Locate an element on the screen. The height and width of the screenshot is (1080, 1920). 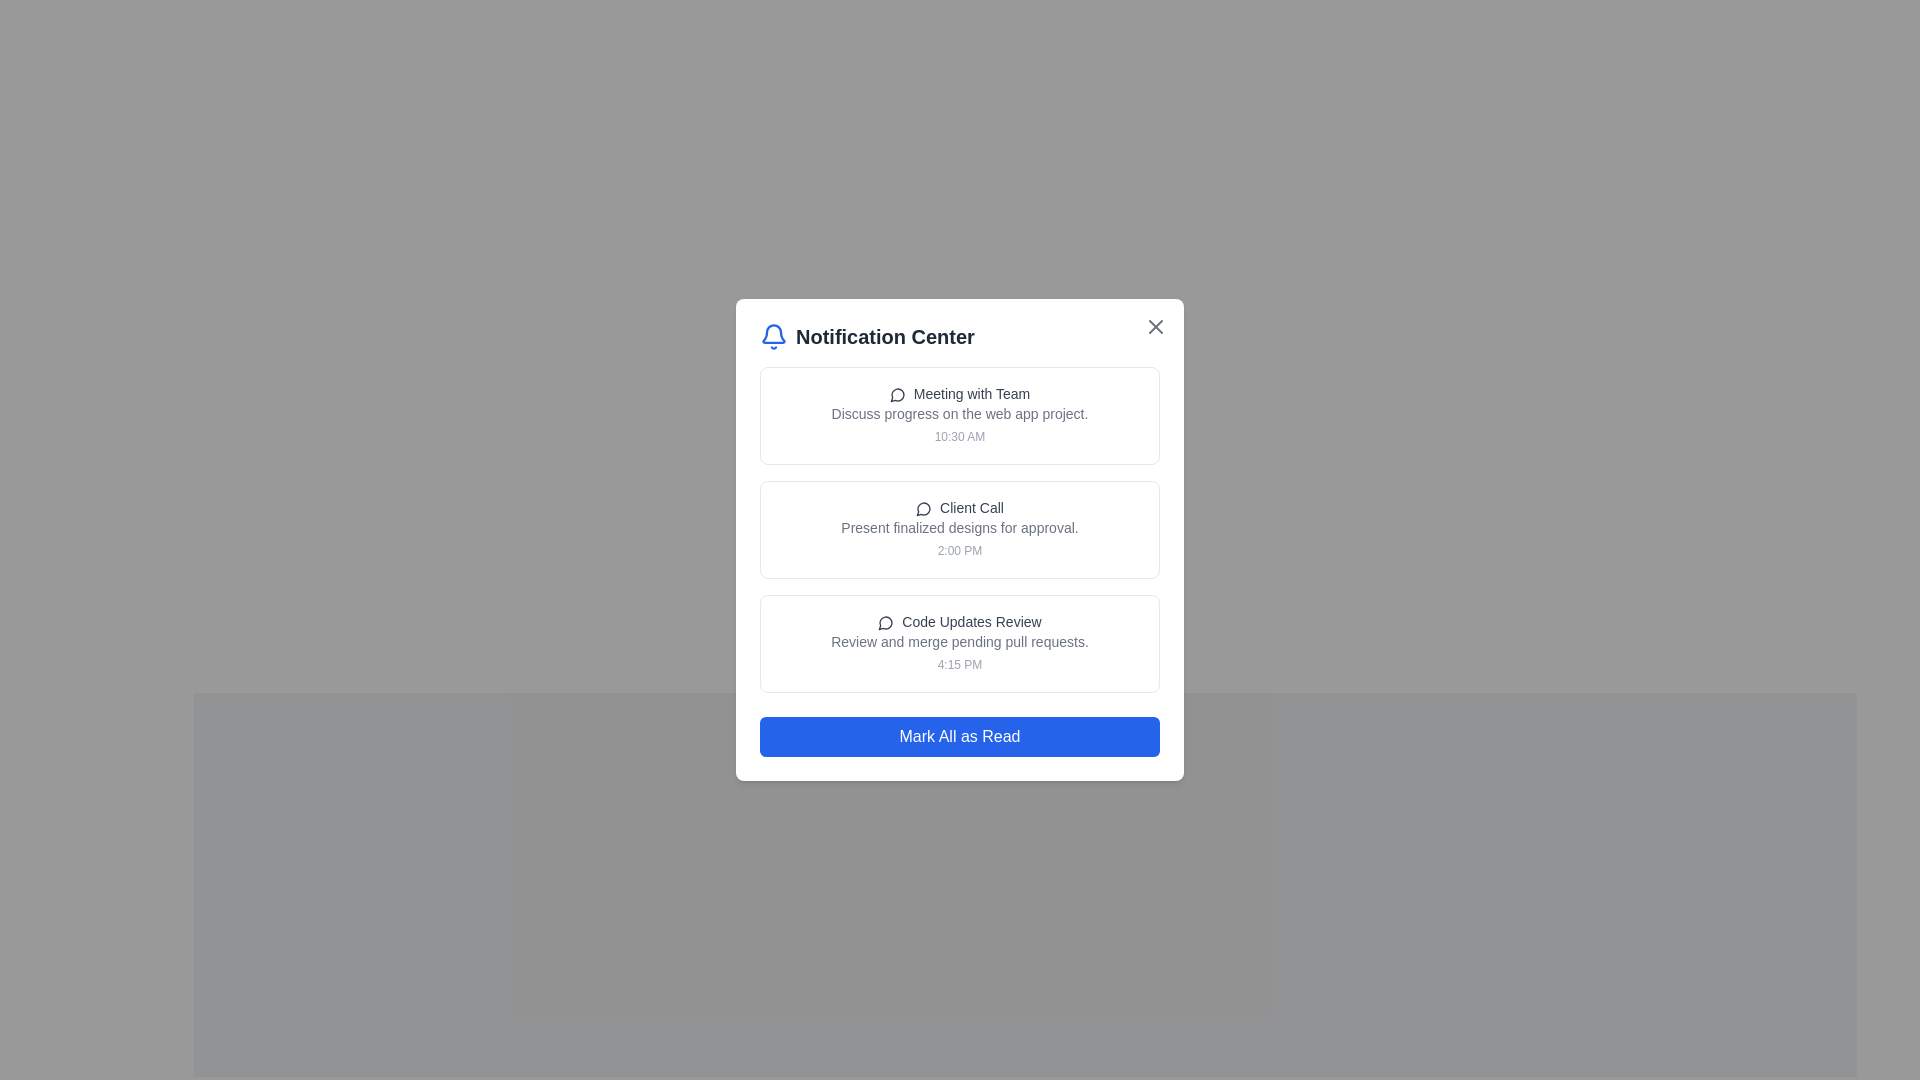
the text label displaying 'Notification Center', which is a bold, large dark gray font located in the header section of the notification panel is located at coordinates (884, 335).